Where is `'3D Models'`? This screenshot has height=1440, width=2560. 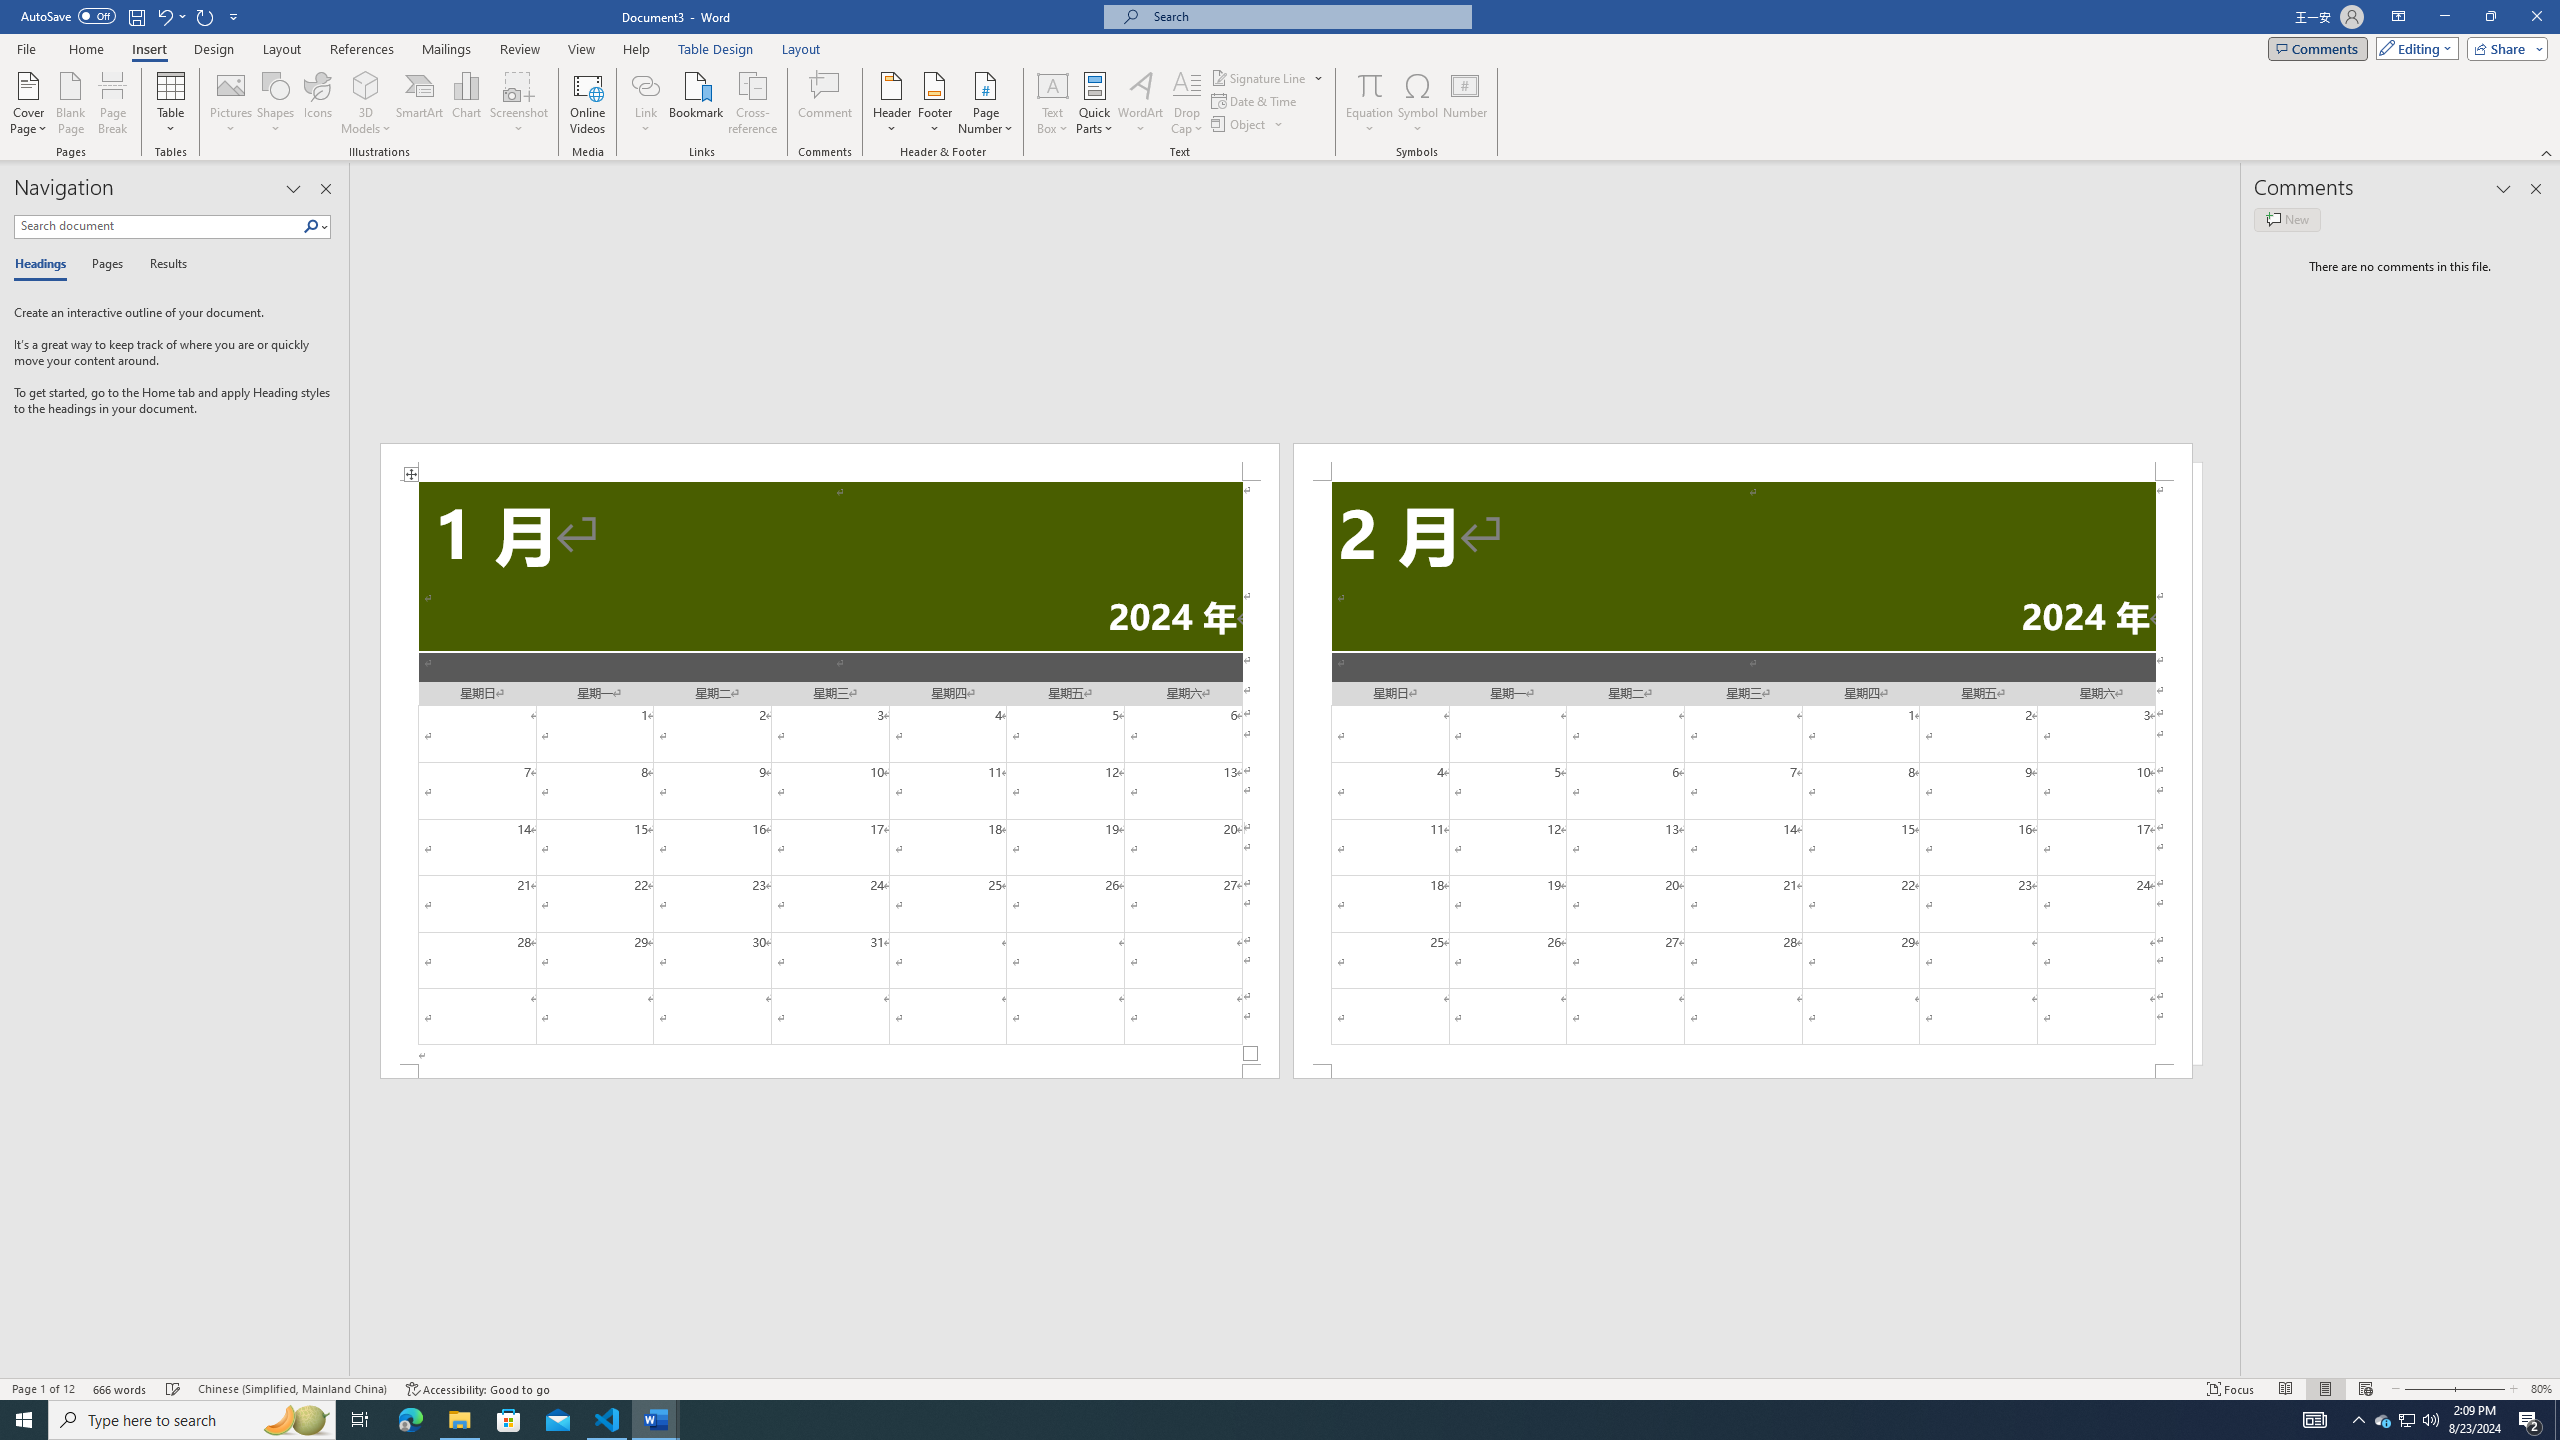
'3D Models' is located at coordinates (366, 103).